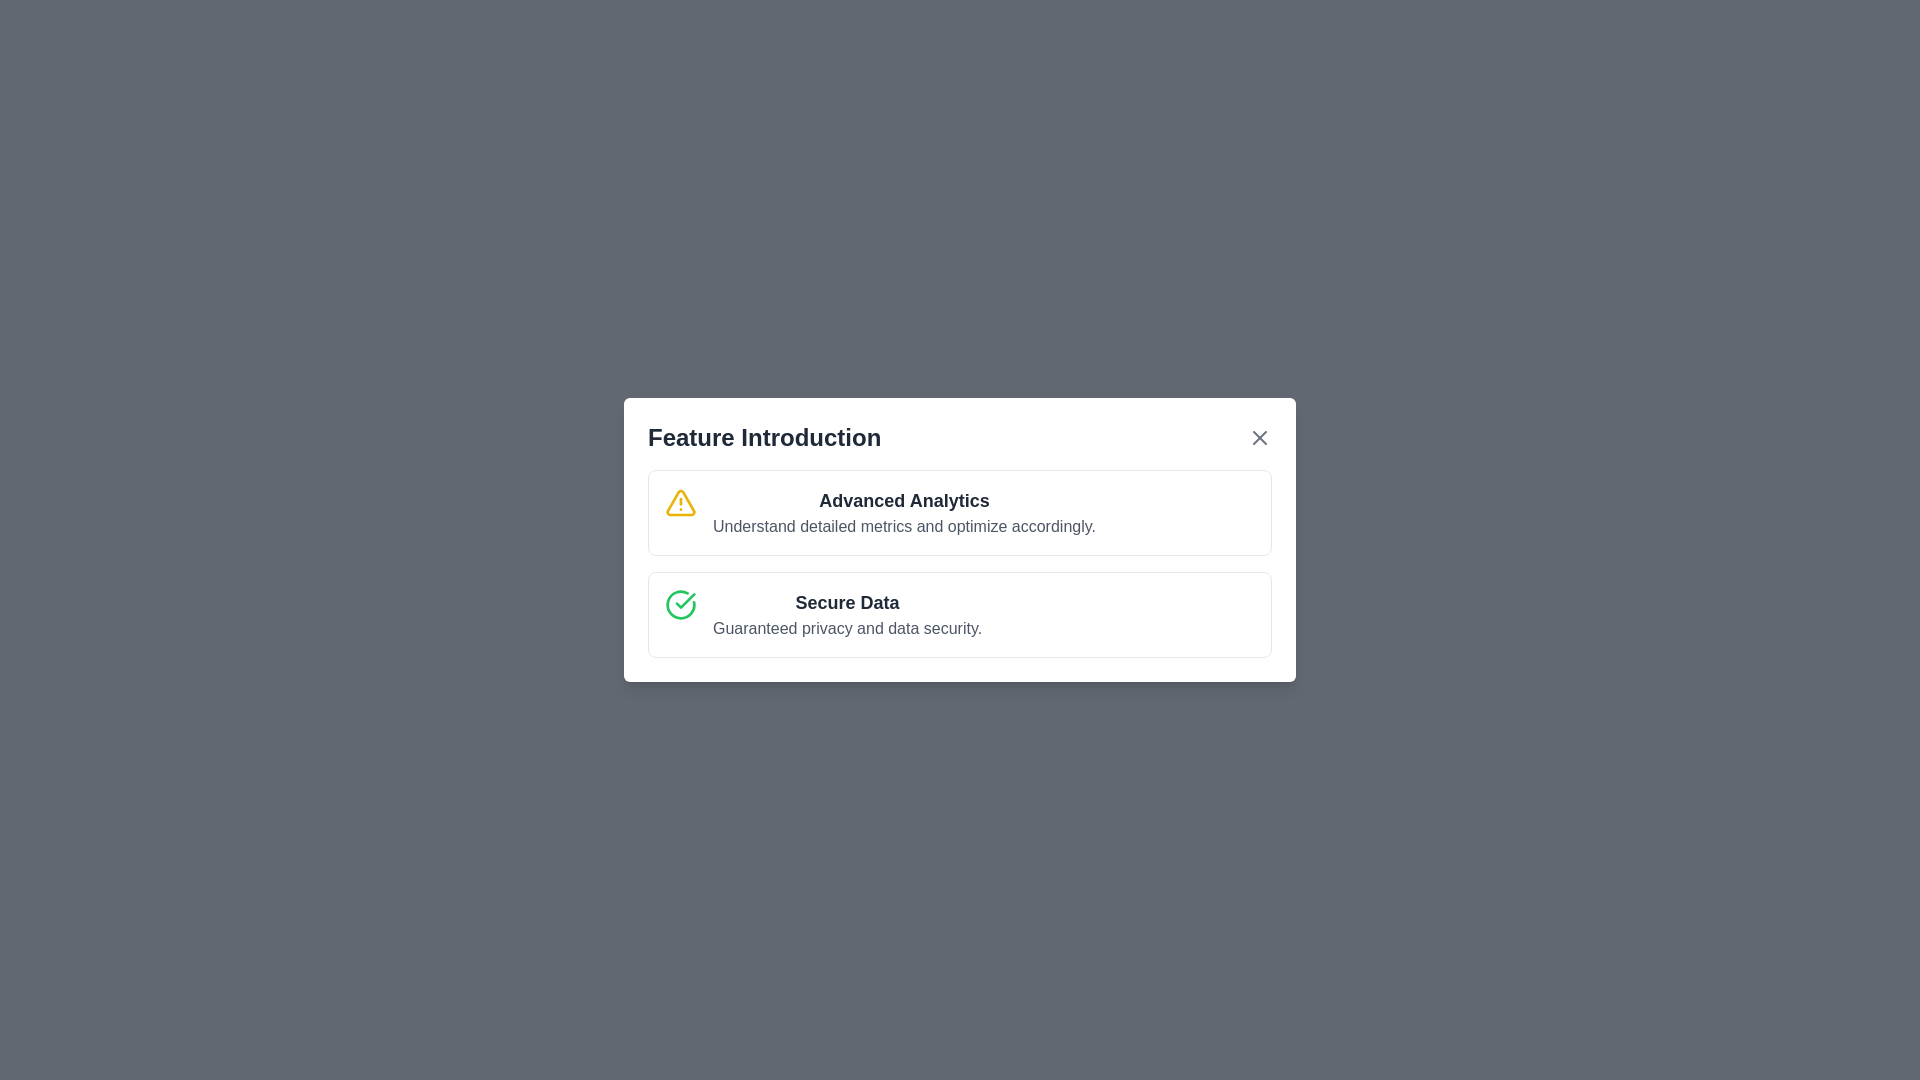 The width and height of the screenshot is (1920, 1080). What do you see at coordinates (847, 627) in the screenshot?
I see `the Text Label displaying 'Guaranteed privacy and data security.' located under the 'Secure Data' title in the second card` at bounding box center [847, 627].